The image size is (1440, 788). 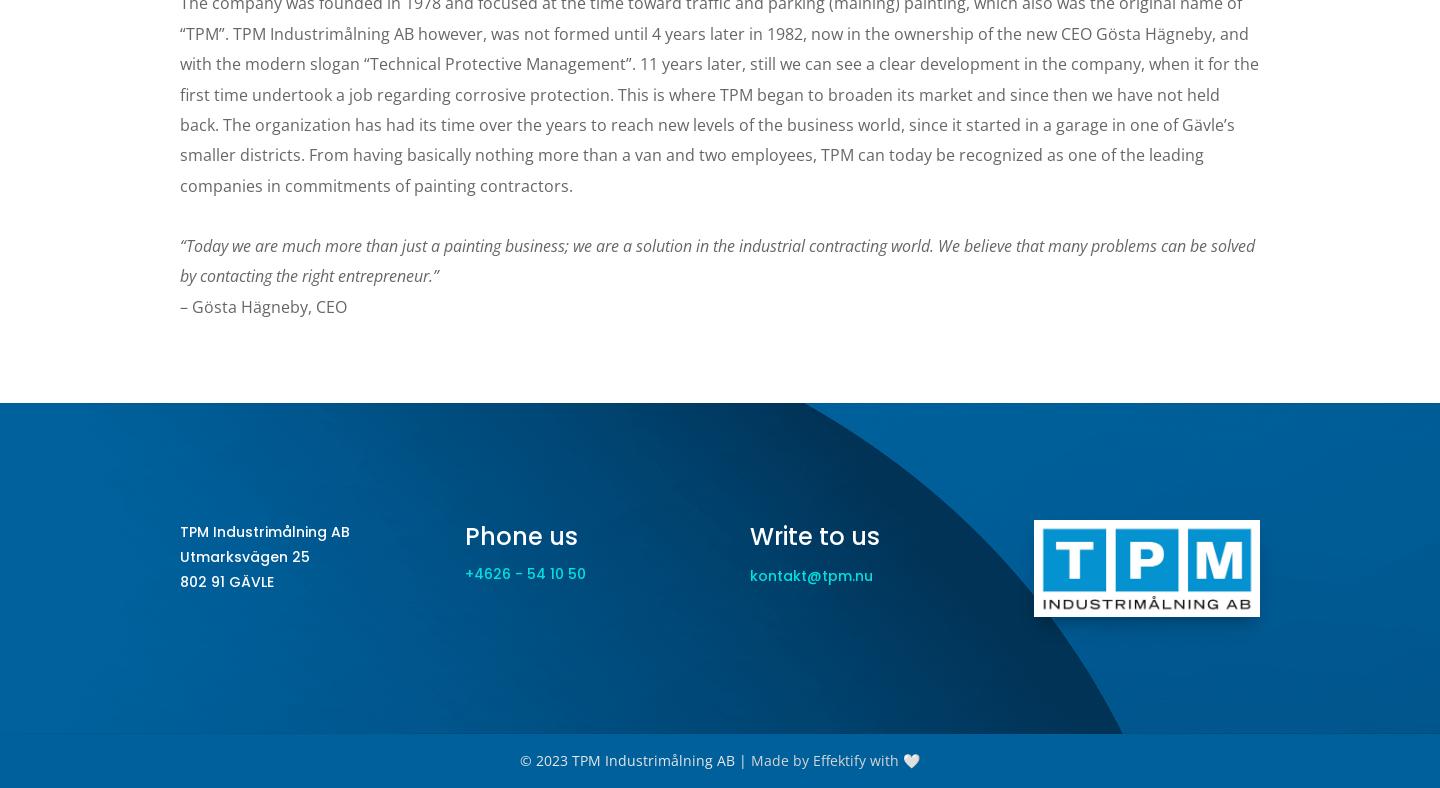 I want to click on 'Utmarksvägen 25', so click(x=243, y=557).